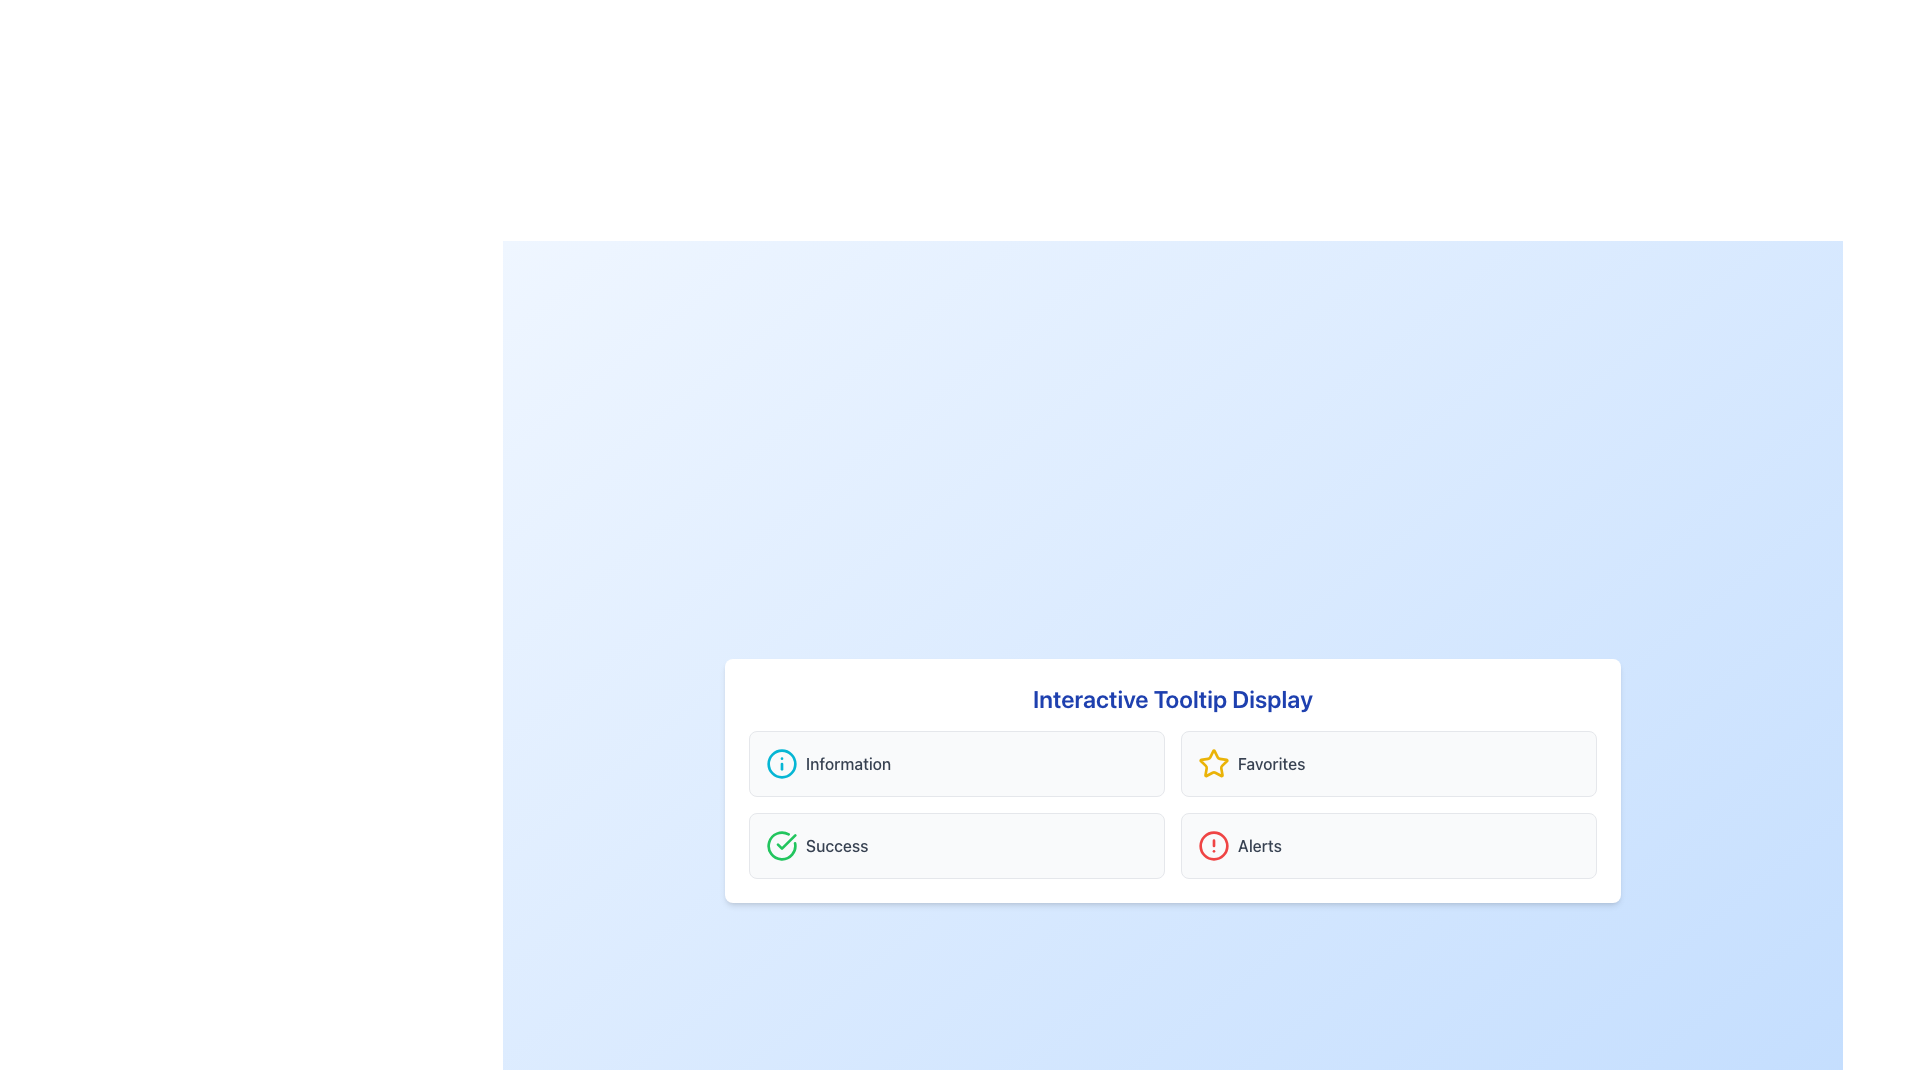 The height and width of the screenshot is (1080, 1920). Describe the element at coordinates (1213, 763) in the screenshot. I see `the star-shaped icon with a yellow outline located to the left of the word 'Favorites' to interact with it` at that location.